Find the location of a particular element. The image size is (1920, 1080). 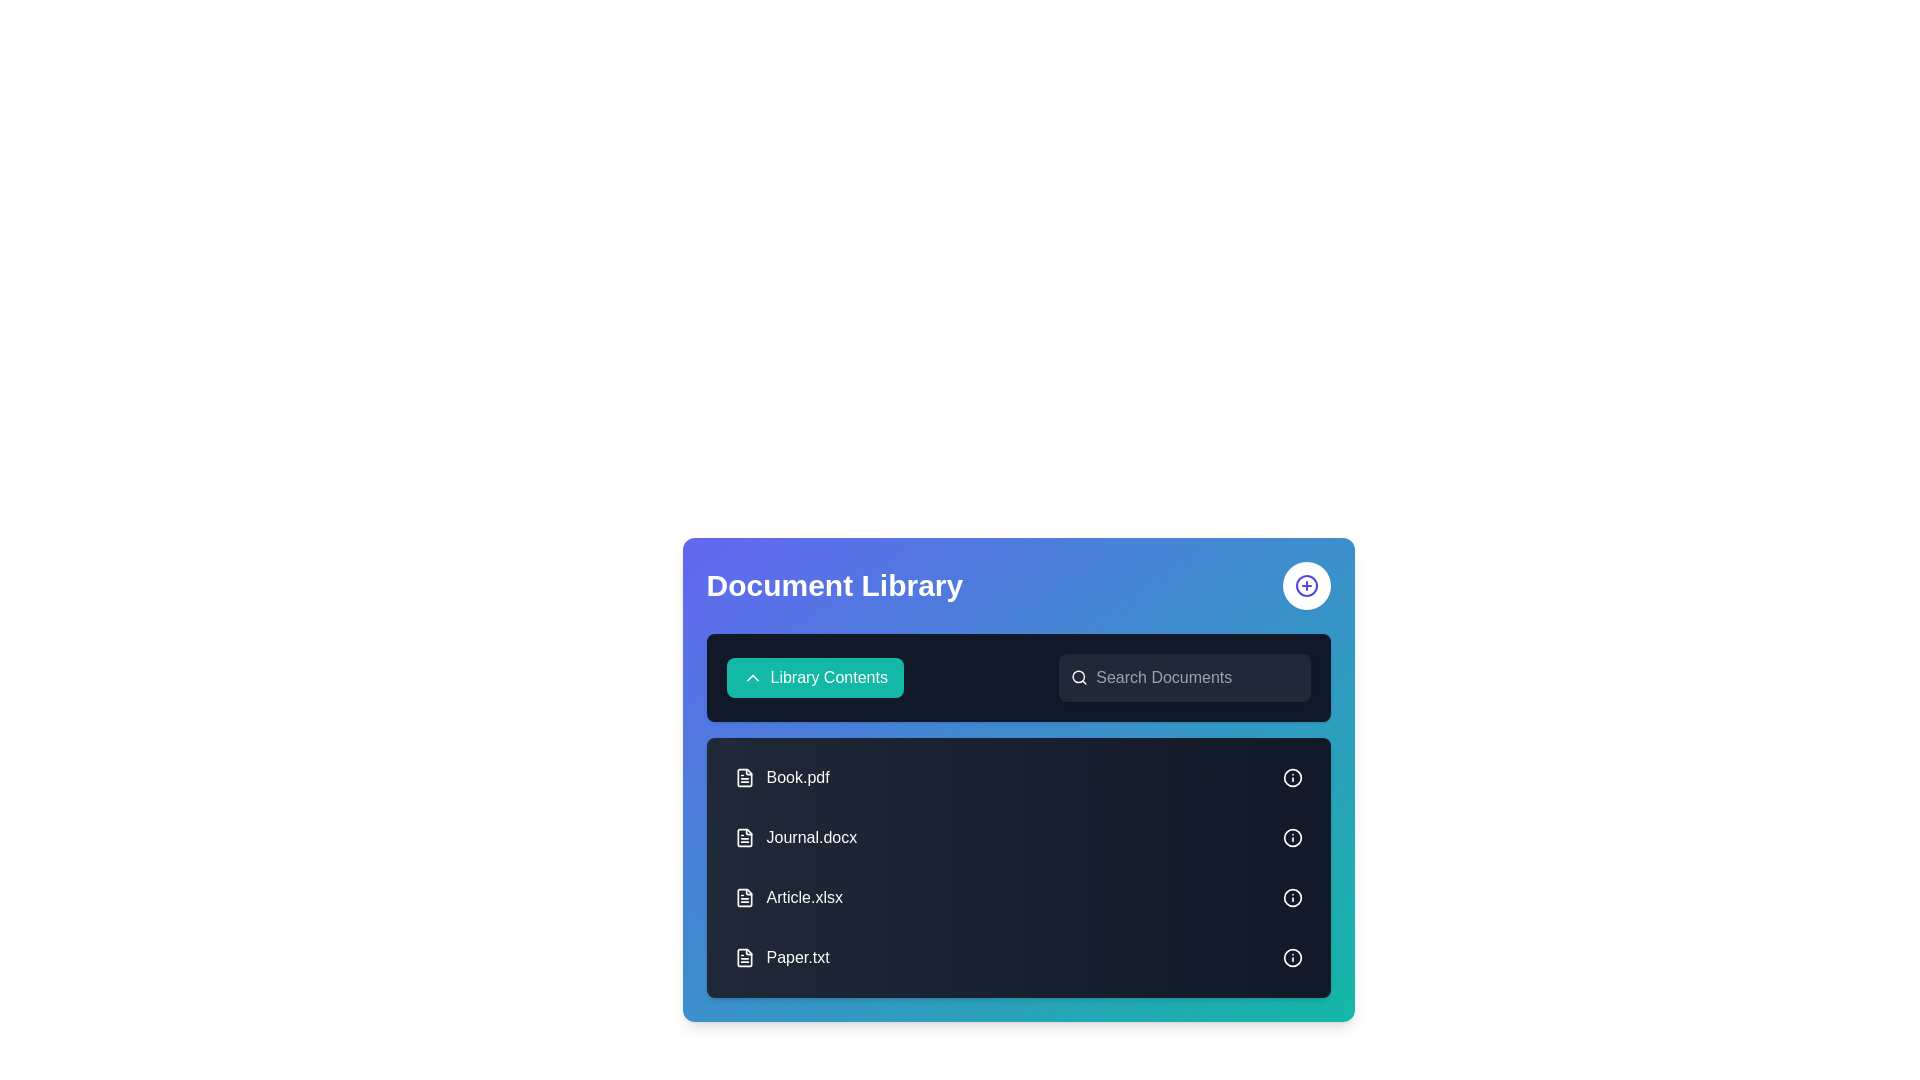

the text label displaying 'Paper.txt' in the 'Document Library' section is located at coordinates (781, 956).